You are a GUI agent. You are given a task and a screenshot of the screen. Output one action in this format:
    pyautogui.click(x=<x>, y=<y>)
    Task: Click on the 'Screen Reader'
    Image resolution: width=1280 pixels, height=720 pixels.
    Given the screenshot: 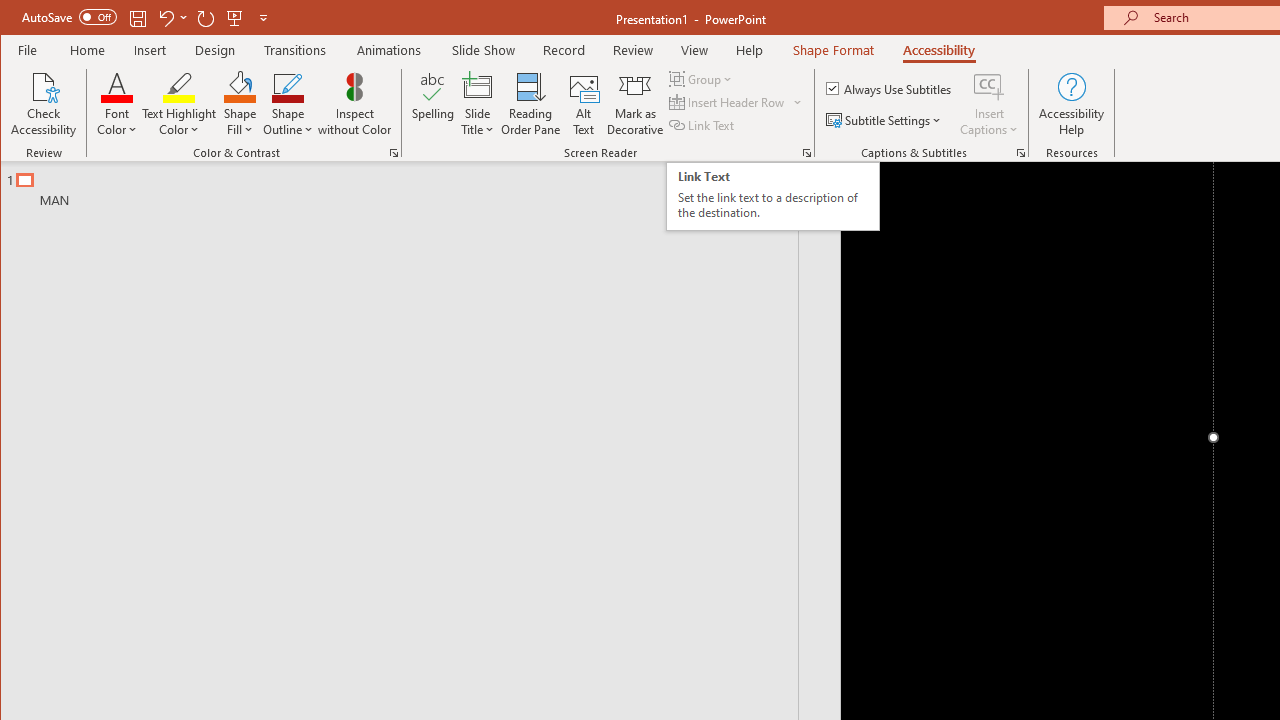 What is the action you would take?
    pyautogui.click(x=807, y=152)
    